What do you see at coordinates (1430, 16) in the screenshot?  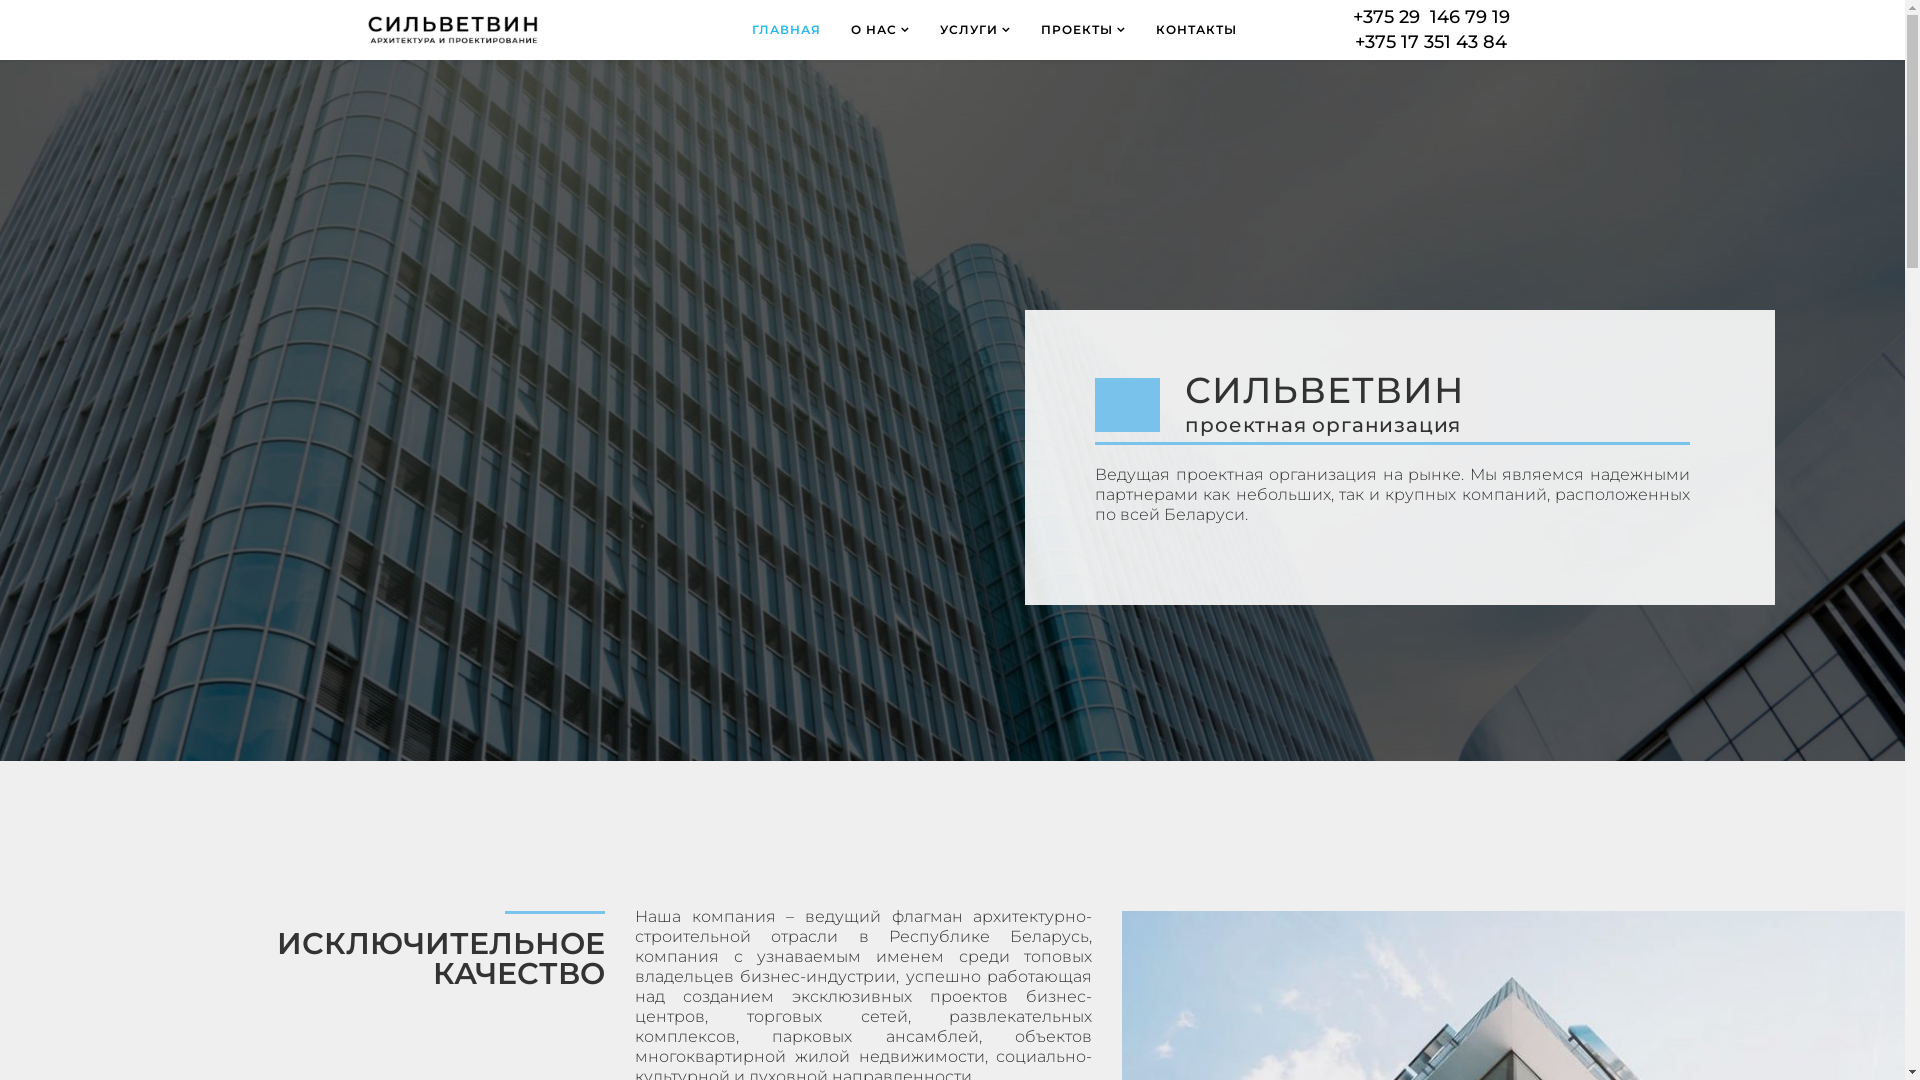 I see `'+375 29  146 79 19'` at bounding box center [1430, 16].